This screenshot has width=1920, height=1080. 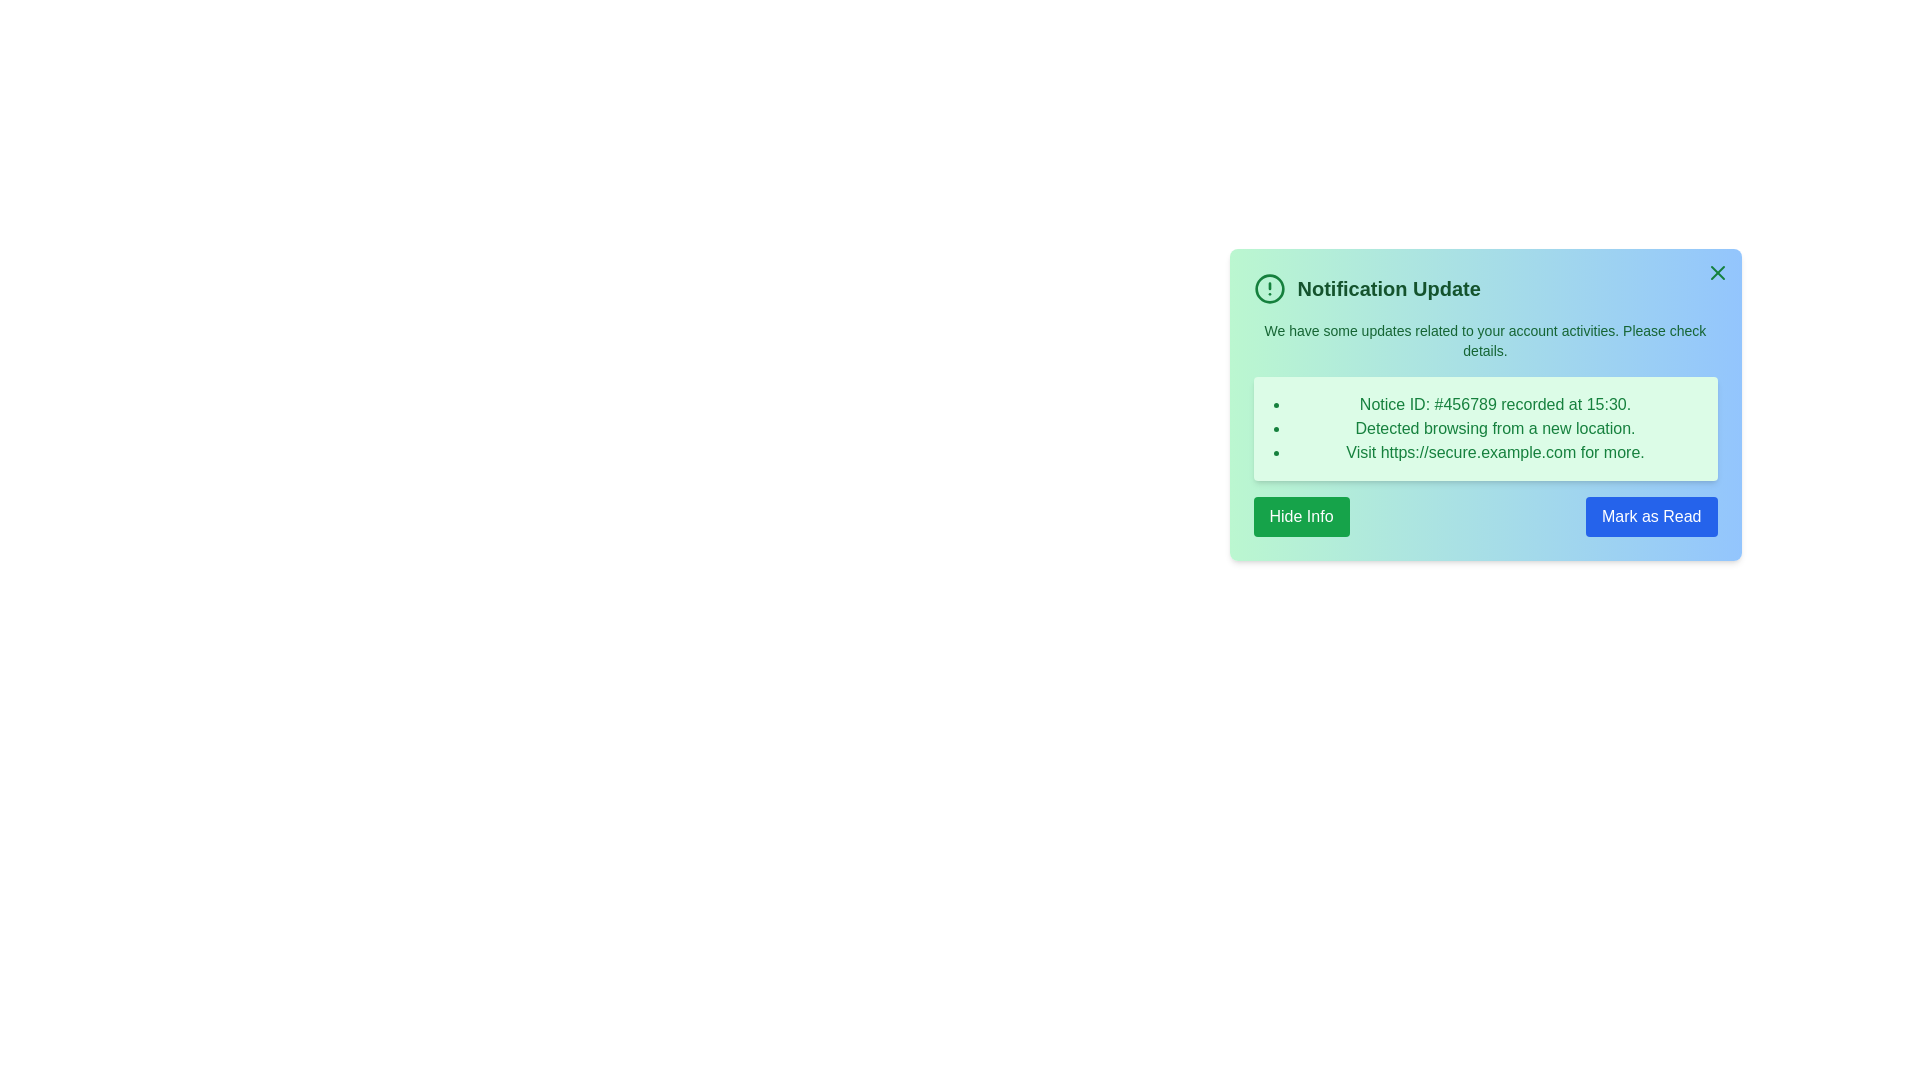 What do you see at coordinates (1301, 515) in the screenshot?
I see `the 'Hide Info' button to toggle the visibility of additional information` at bounding box center [1301, 515].